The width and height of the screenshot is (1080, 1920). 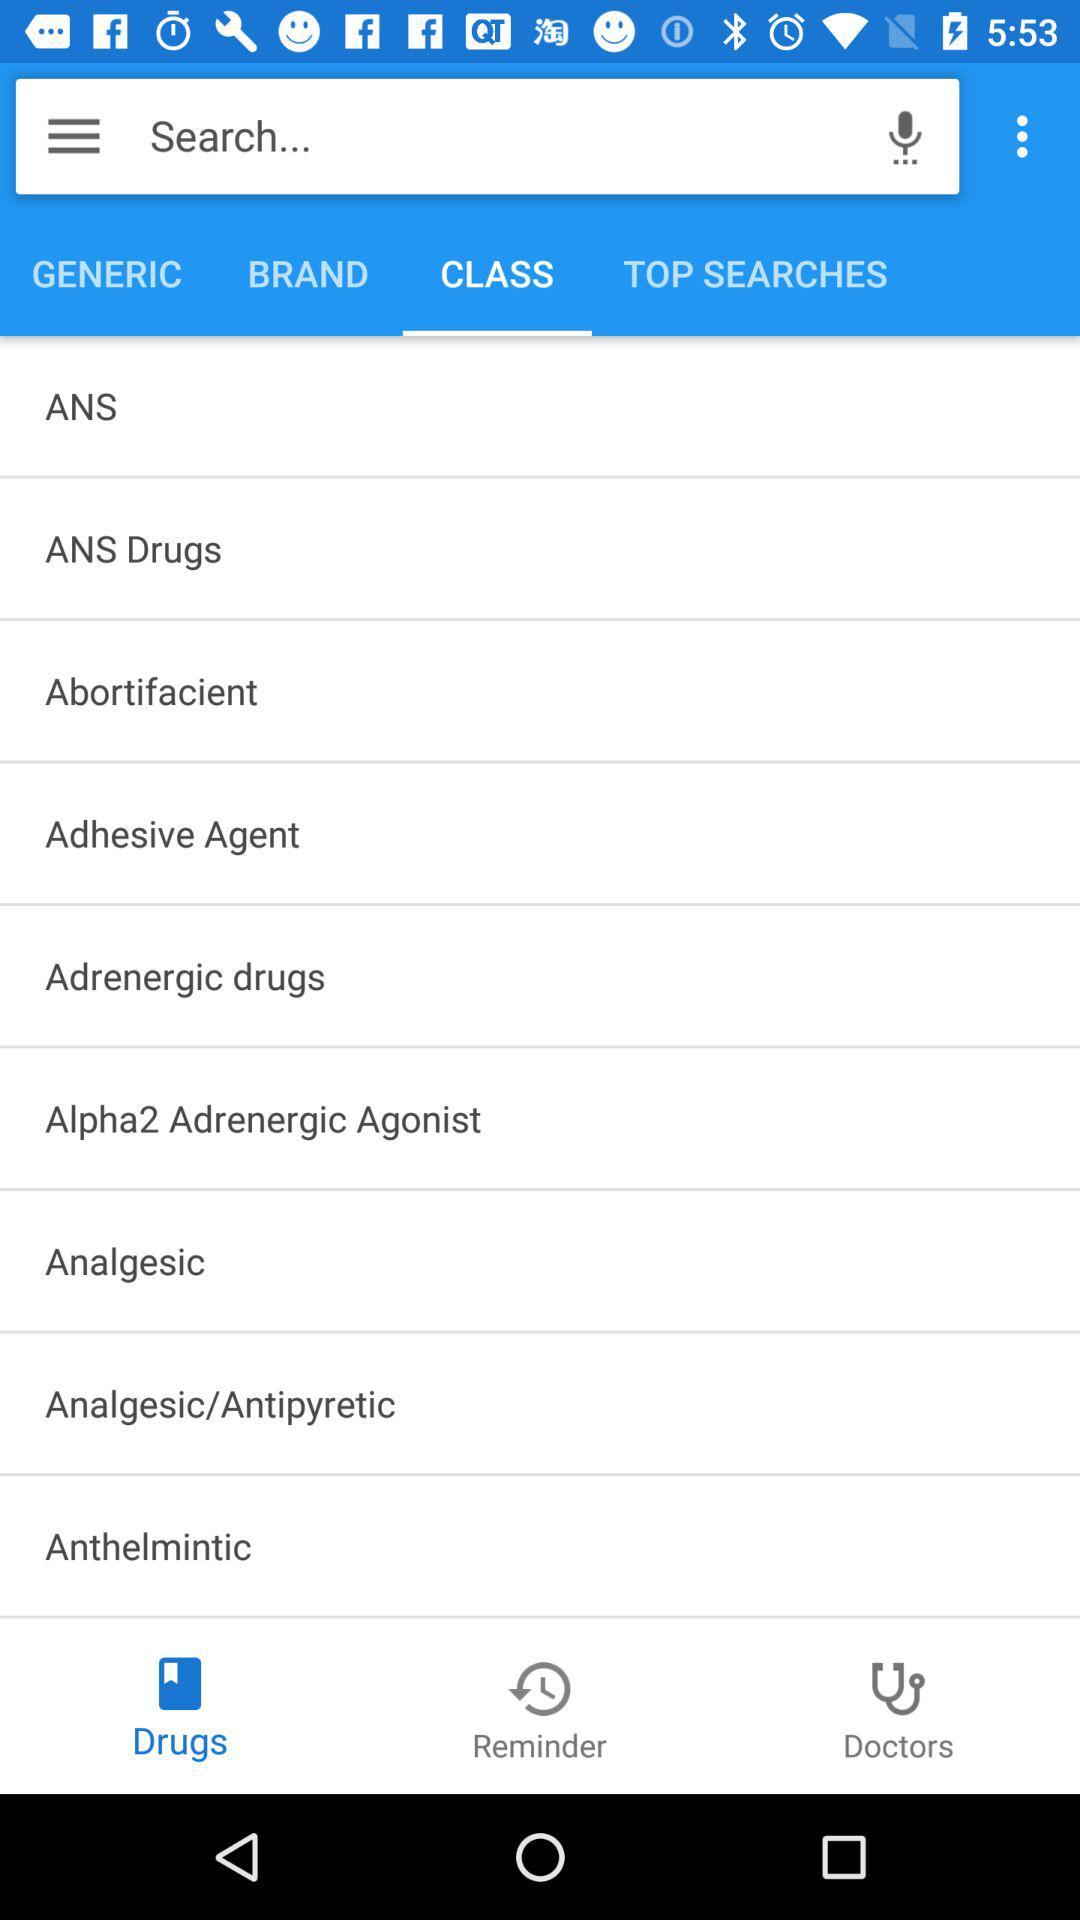 What do you see at coordinates (905, 135) in the screenshot?
I see `the item next to the search... icon` at bounding box center [905, 135].